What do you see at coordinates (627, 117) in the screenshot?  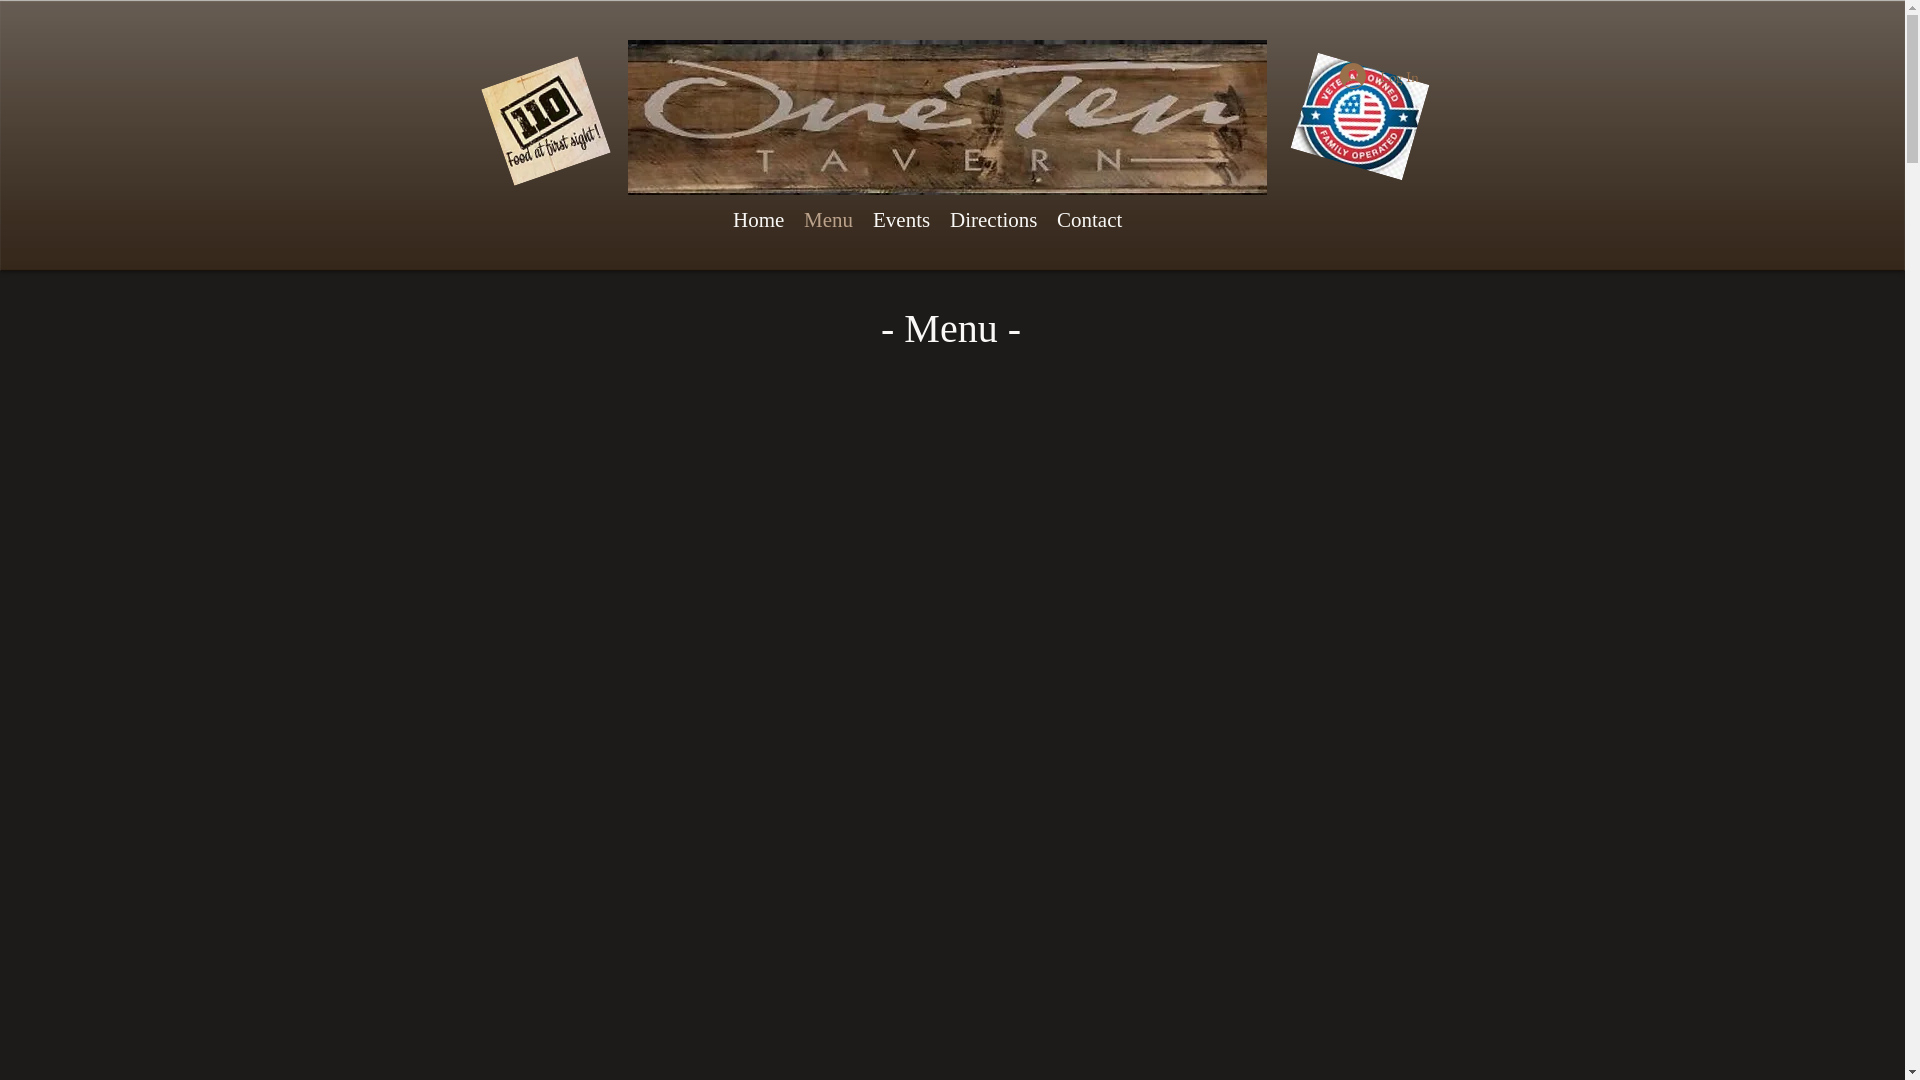 I see `'OTT Logo.jpg'` at bounding box center [627, 117].